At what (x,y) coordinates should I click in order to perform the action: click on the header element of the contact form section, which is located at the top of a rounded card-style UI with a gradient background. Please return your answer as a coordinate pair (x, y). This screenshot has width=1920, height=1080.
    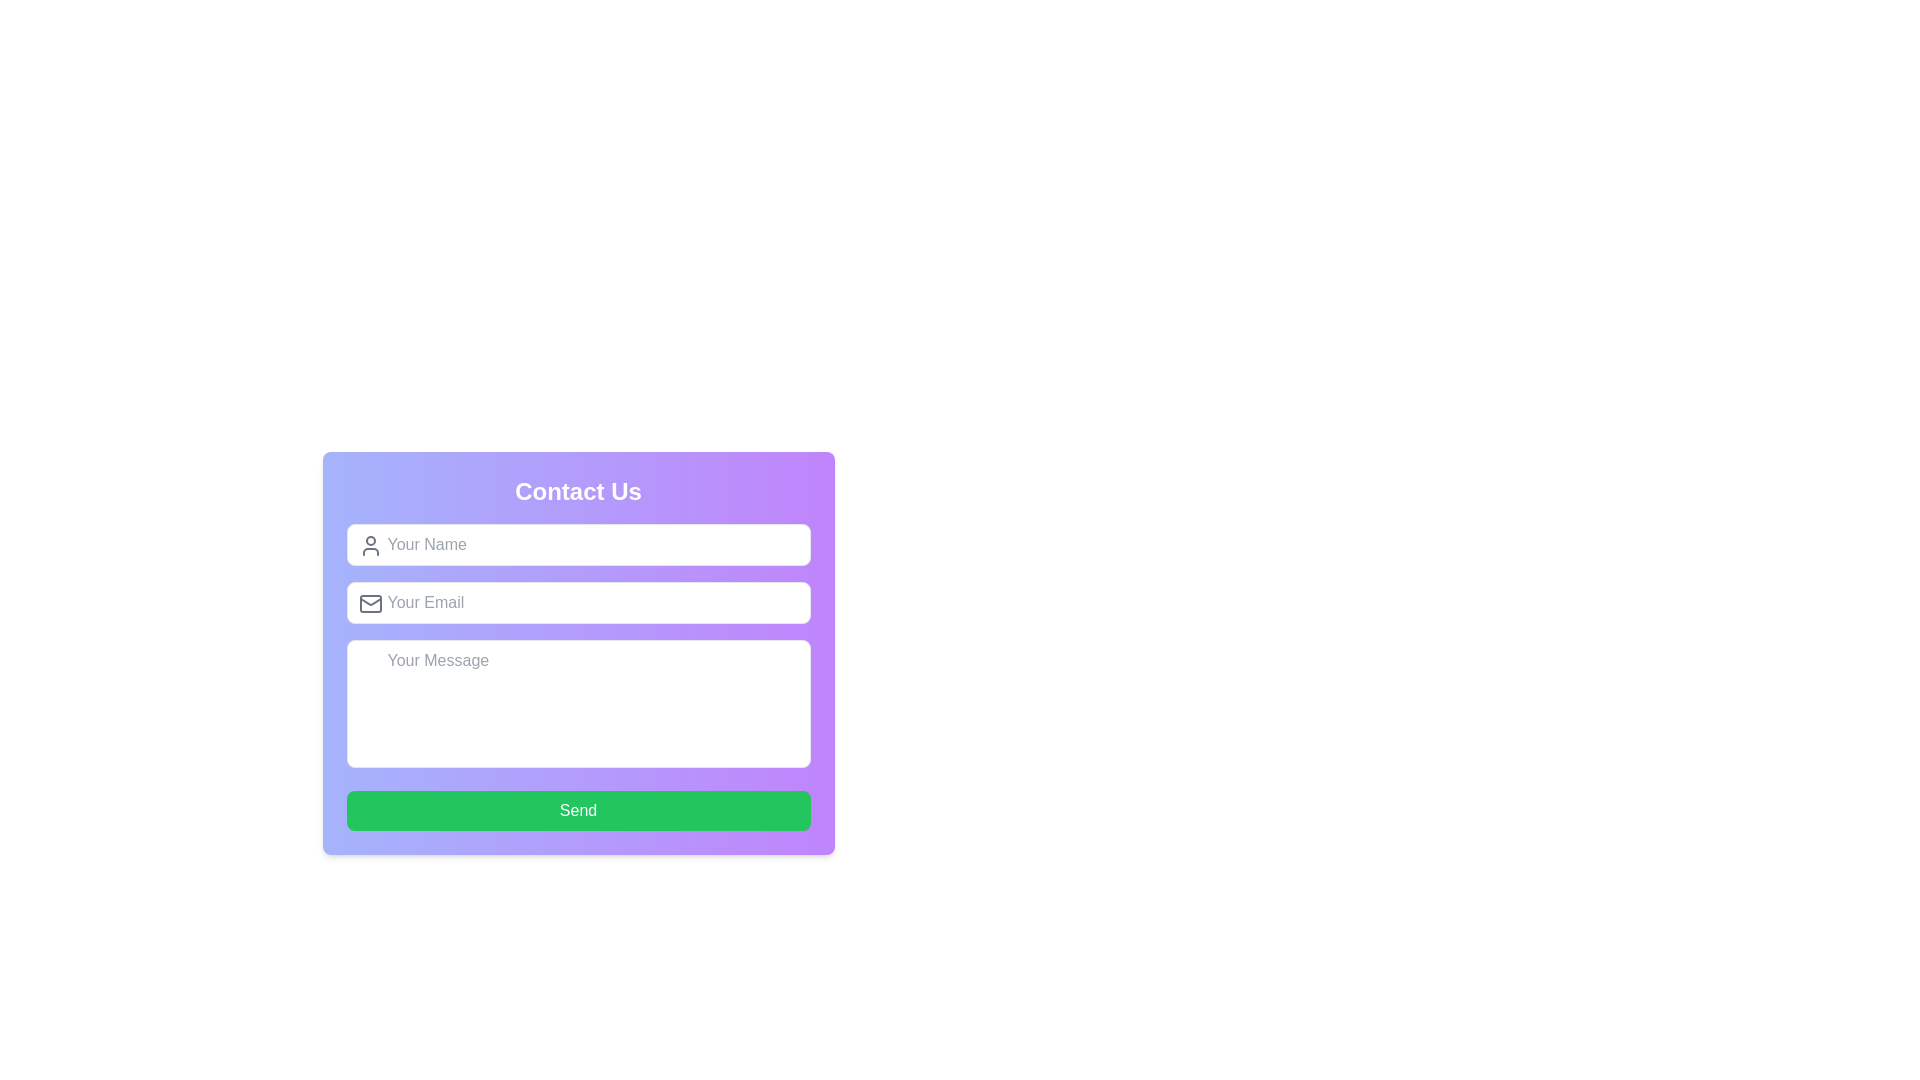
    Looking at the image, I should click on (577, 492).